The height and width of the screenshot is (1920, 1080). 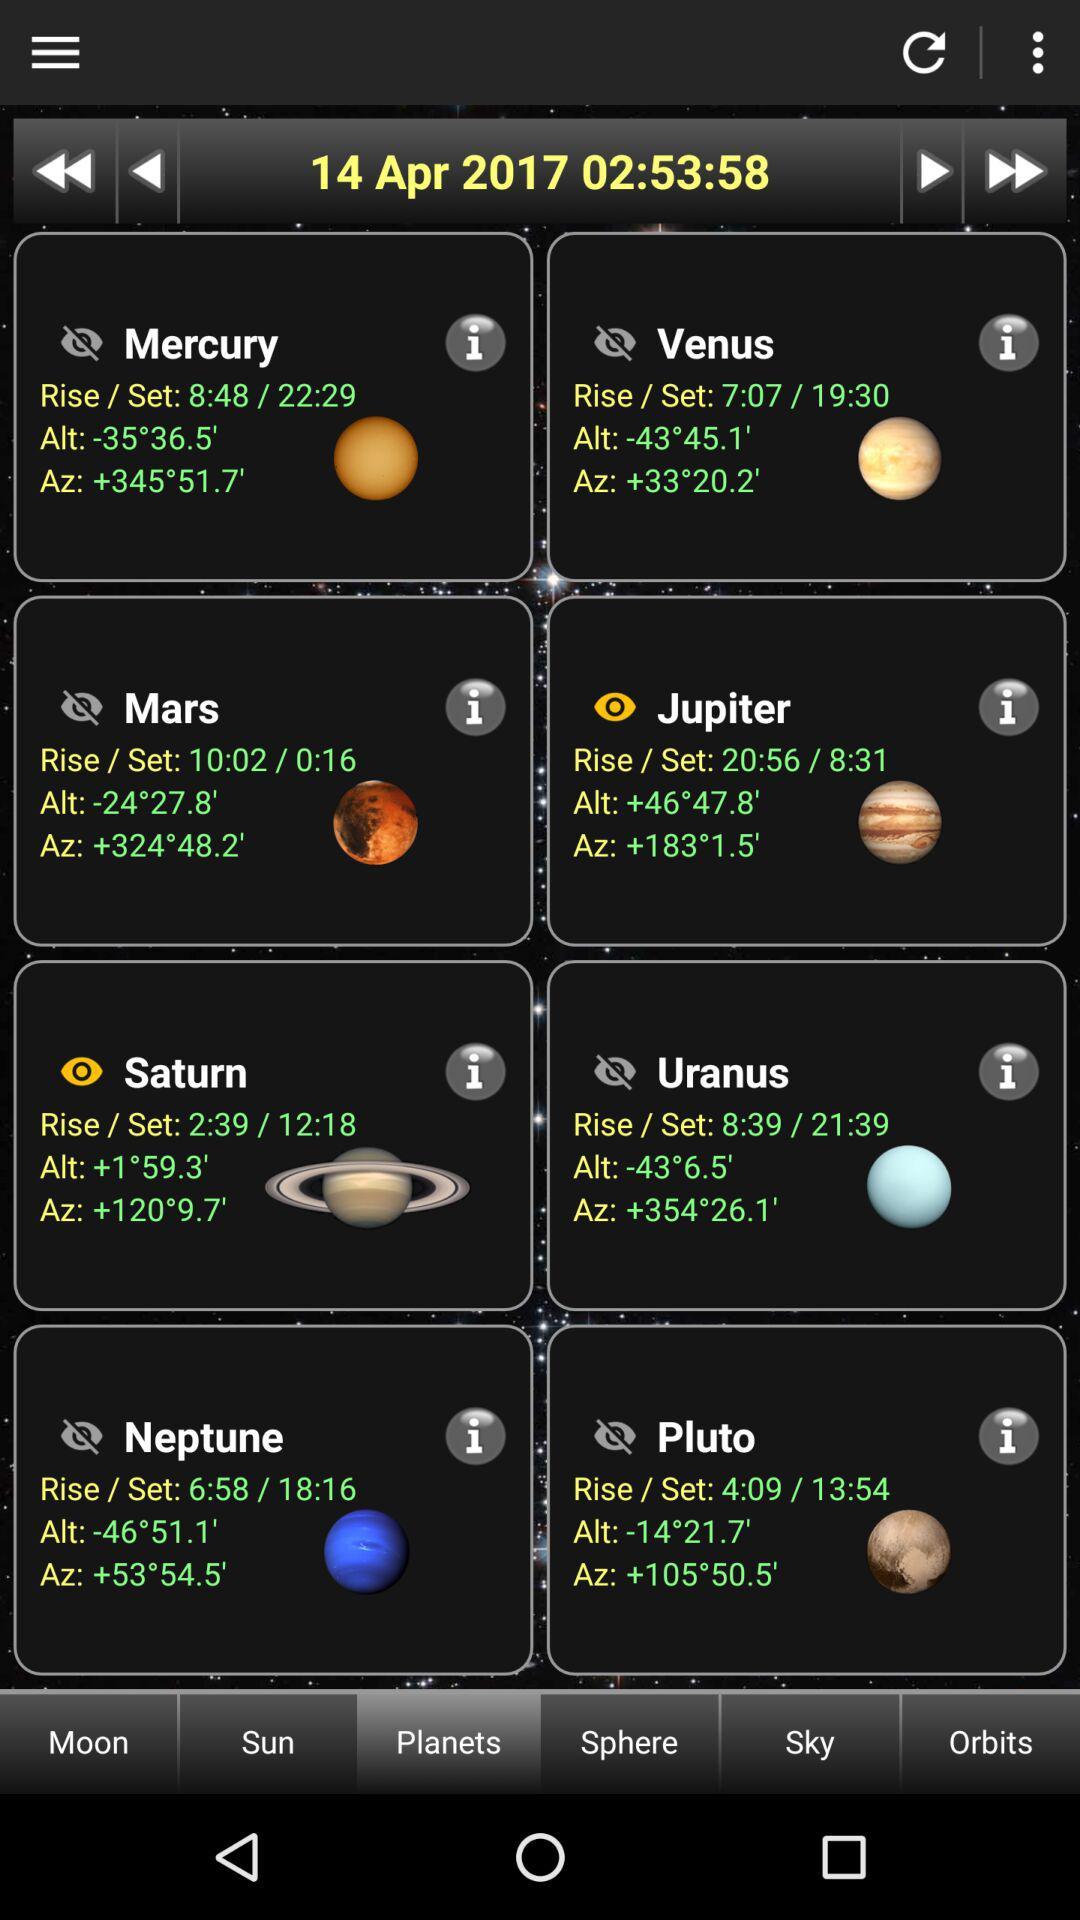 I want to click on visibility, so click(x=80, y=706).